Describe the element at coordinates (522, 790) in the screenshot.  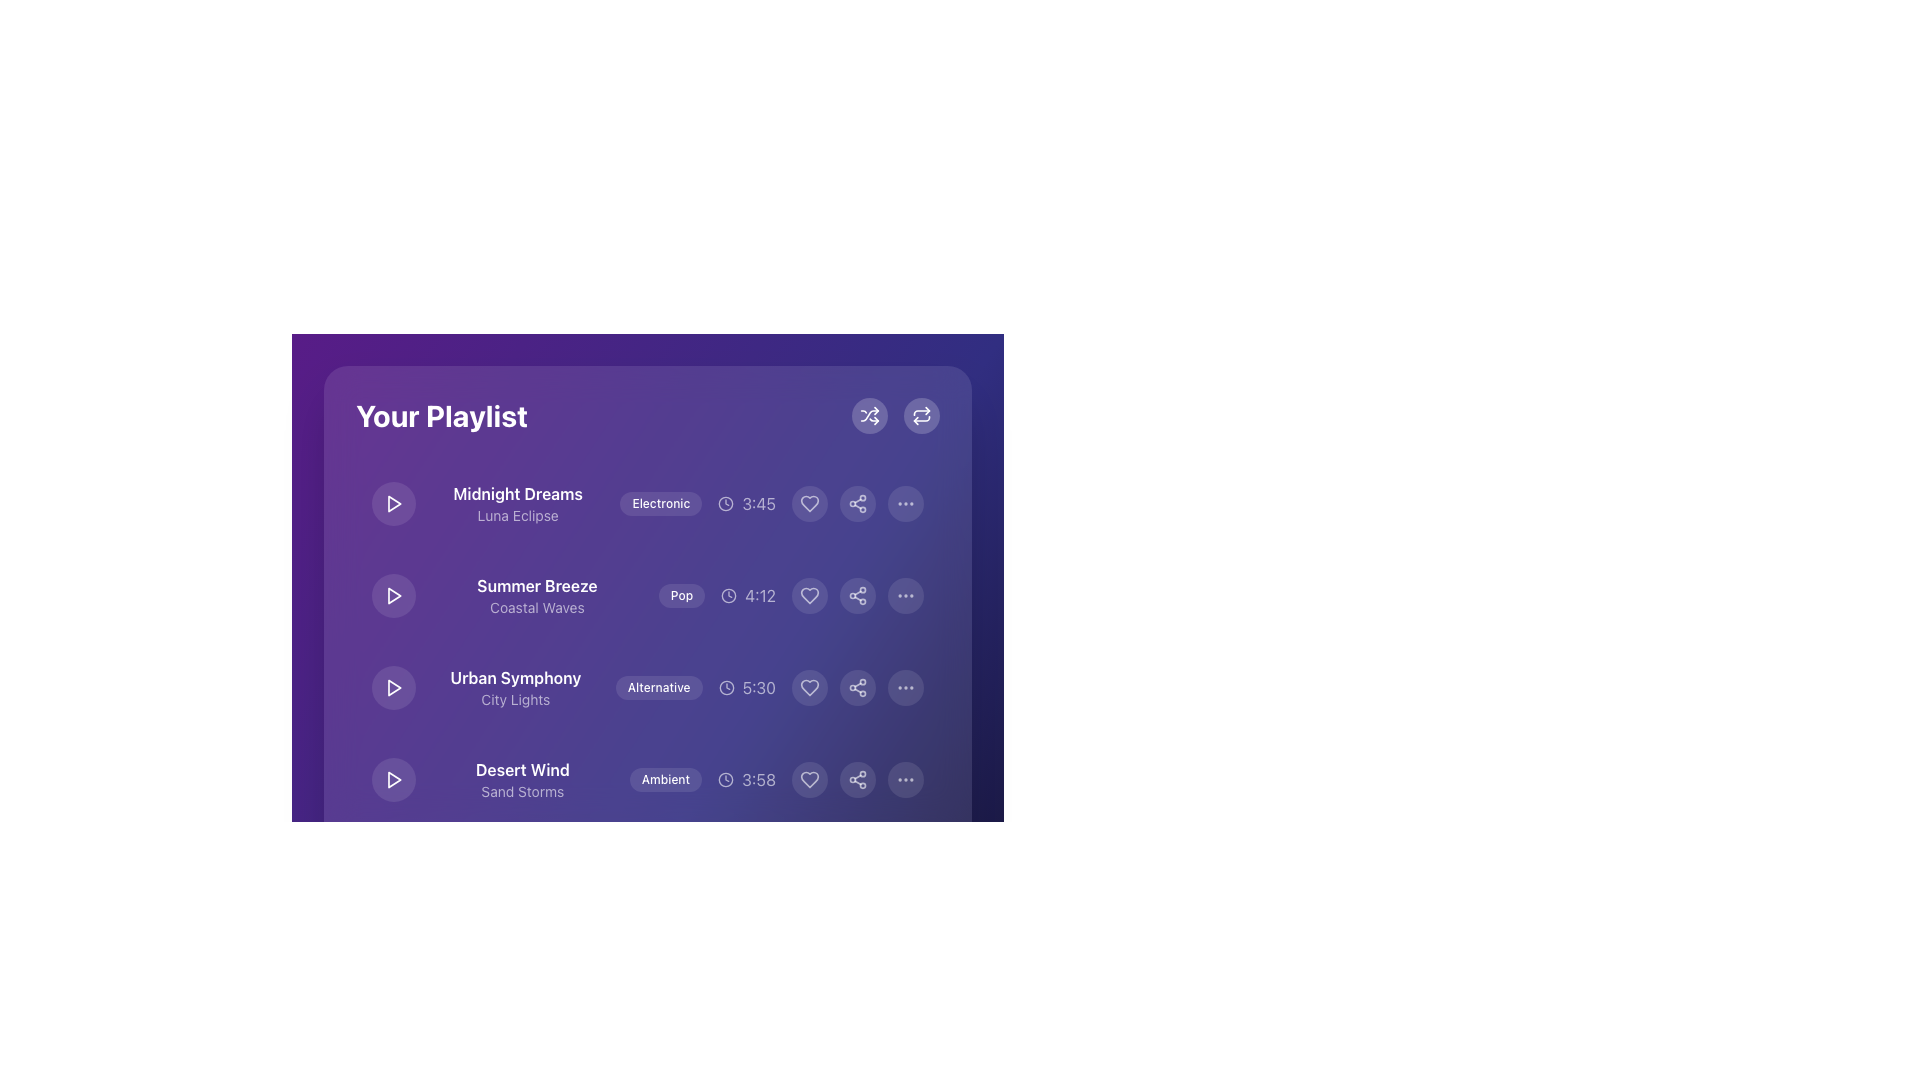
I see `the descriptive label indicating the mood or theme associated with the playlist item titled 'Desert Wind', which is positioned directly below the text 'Desert Wind'` at that location.